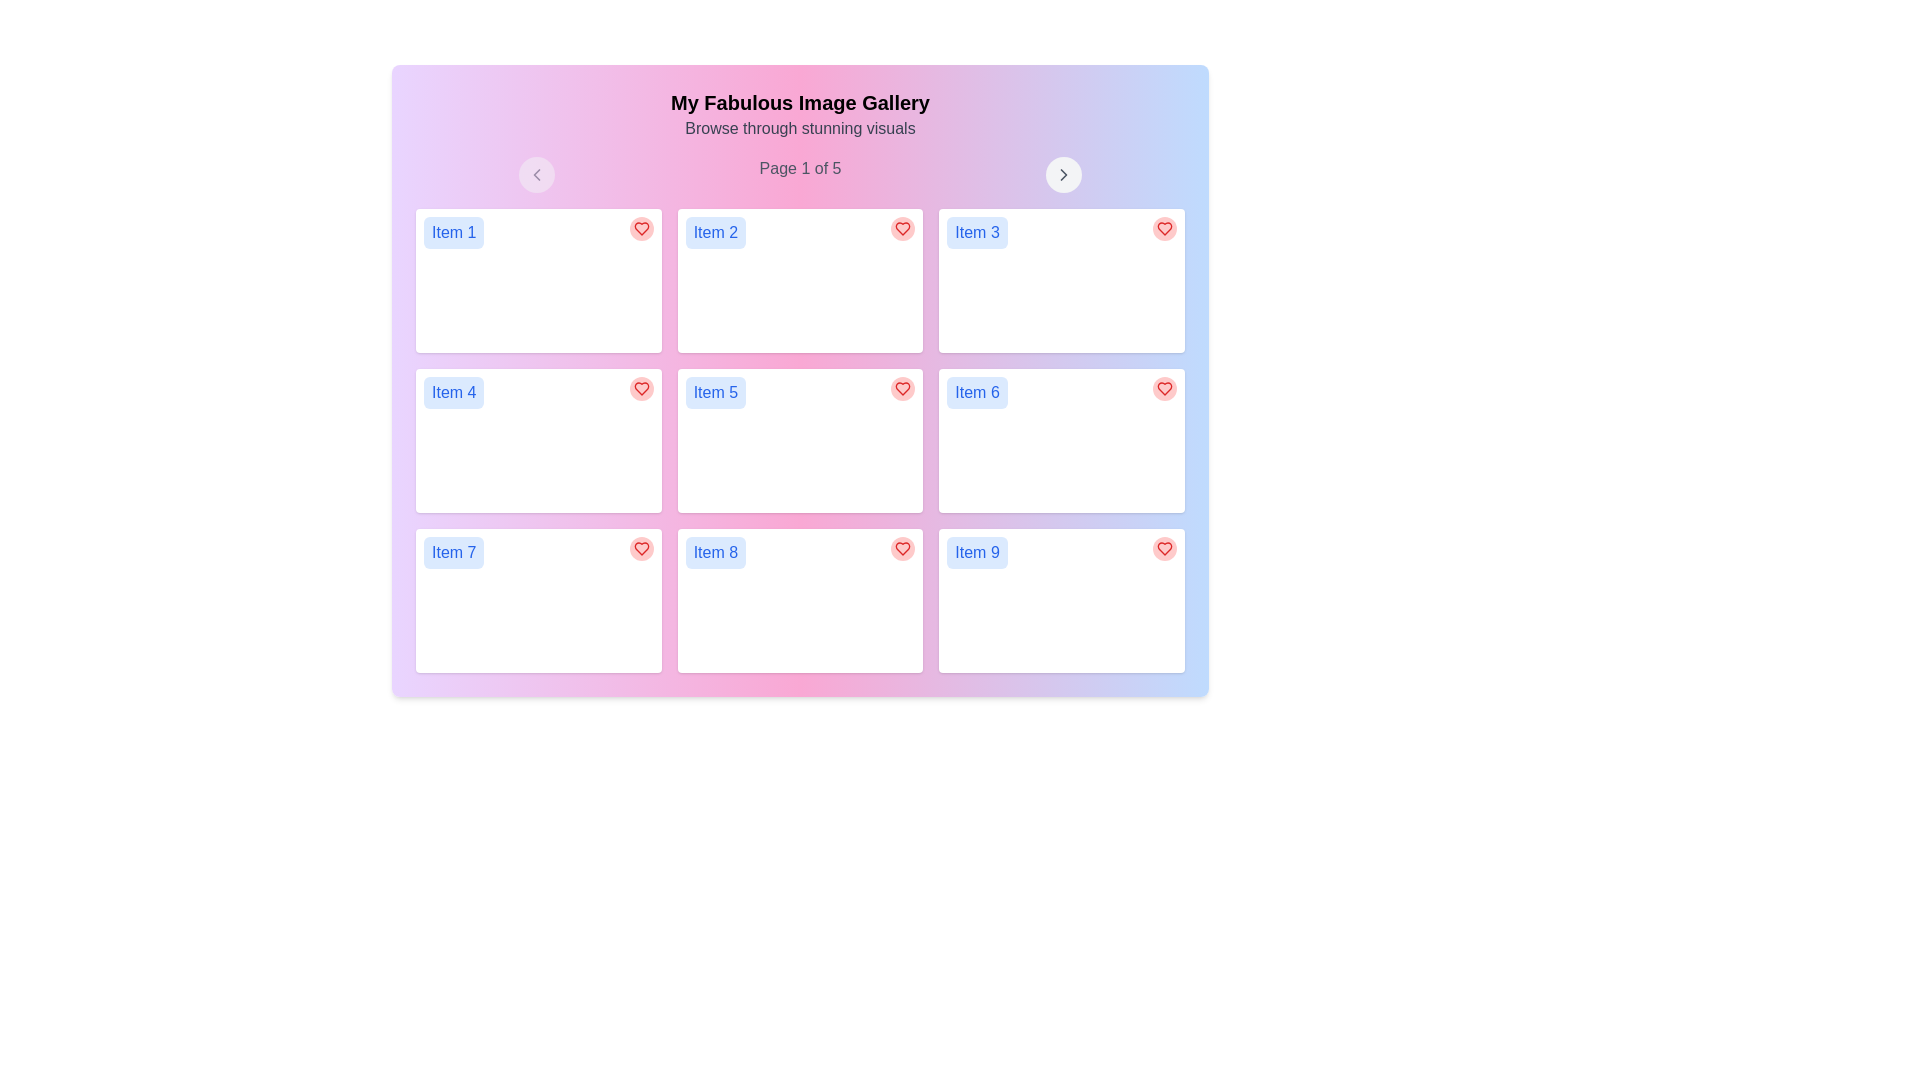 The image size is (1920, 1080). Describe the element at coordinates (641, 548) in the screenshot. I see `the rounded button with a red heart icon located in the top-right corner of the 'Item 7' card to interact with it` at that location.